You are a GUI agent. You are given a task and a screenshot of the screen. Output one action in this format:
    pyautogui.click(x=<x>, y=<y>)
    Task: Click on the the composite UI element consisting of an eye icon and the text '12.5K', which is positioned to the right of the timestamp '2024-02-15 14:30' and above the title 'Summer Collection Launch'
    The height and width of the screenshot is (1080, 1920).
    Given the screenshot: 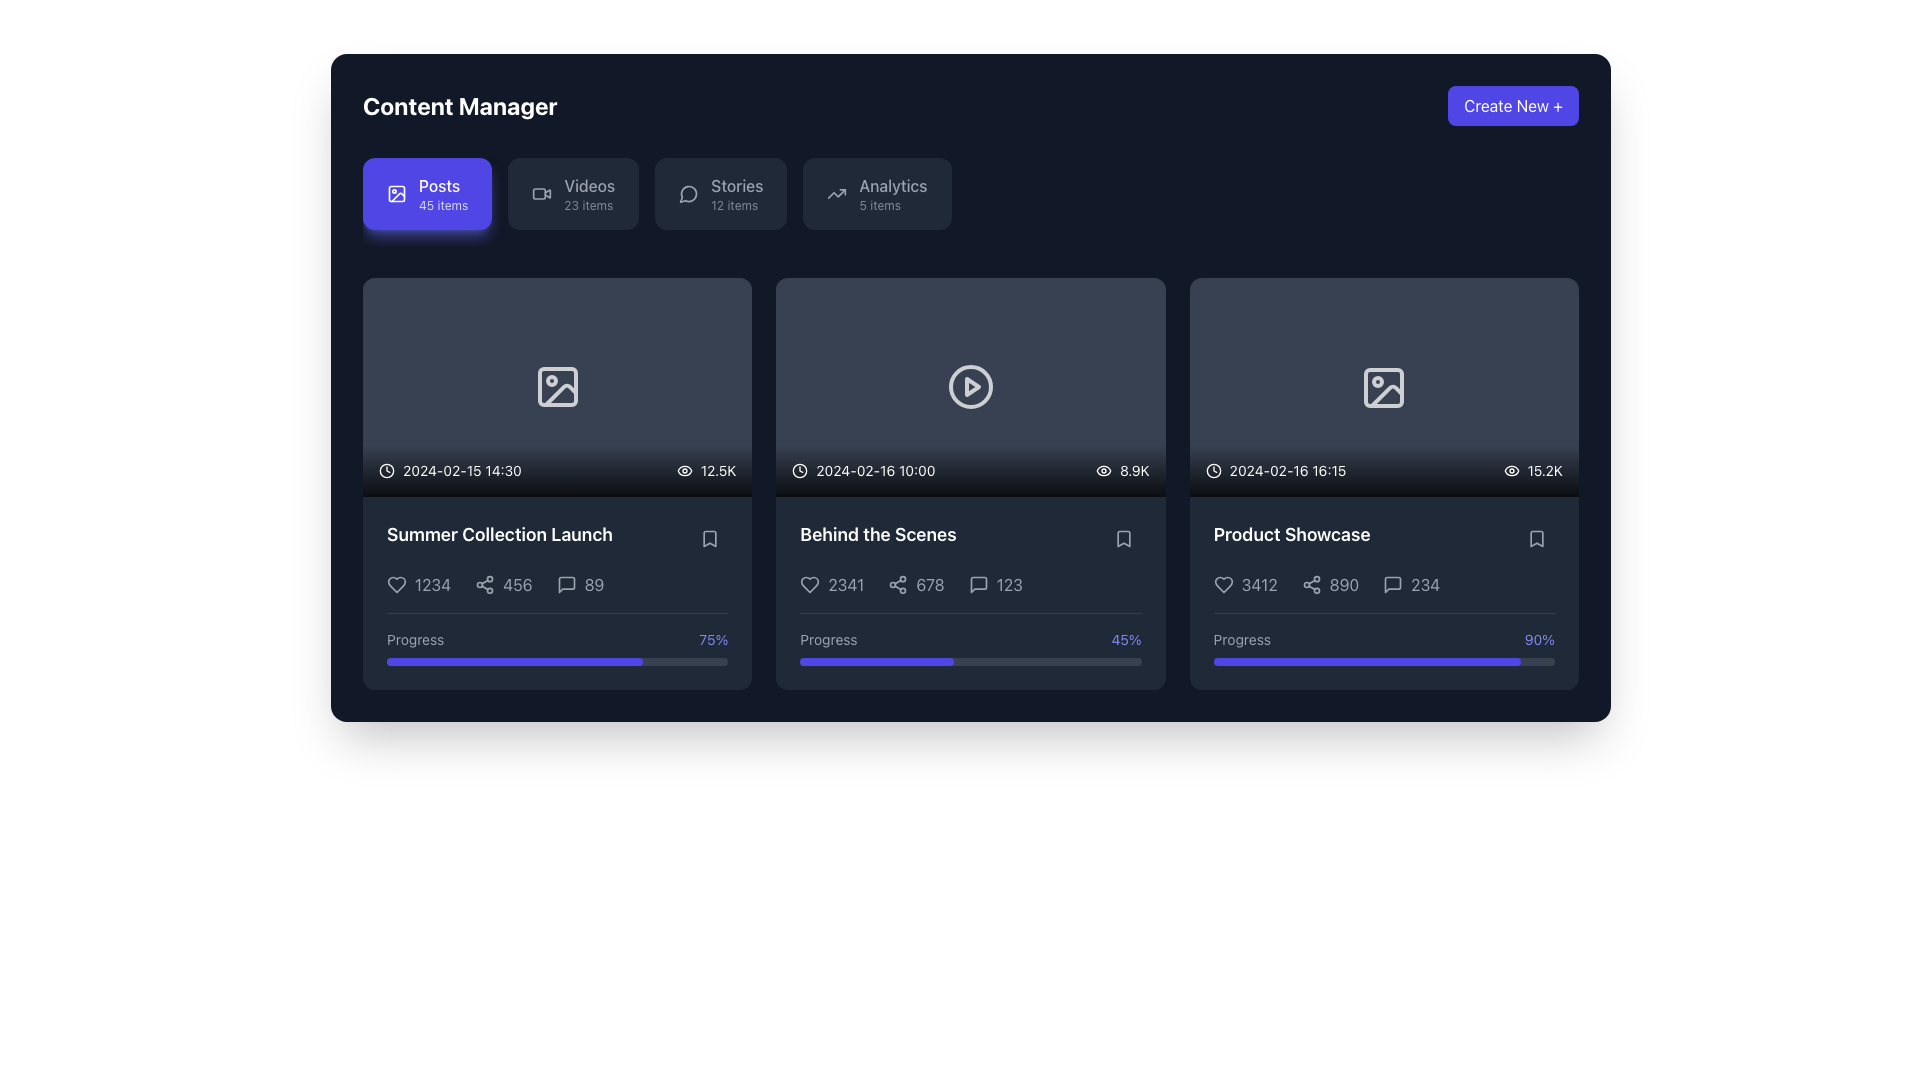 What is the action you would take?
    pyautogui.click(x=706, y=470)
    